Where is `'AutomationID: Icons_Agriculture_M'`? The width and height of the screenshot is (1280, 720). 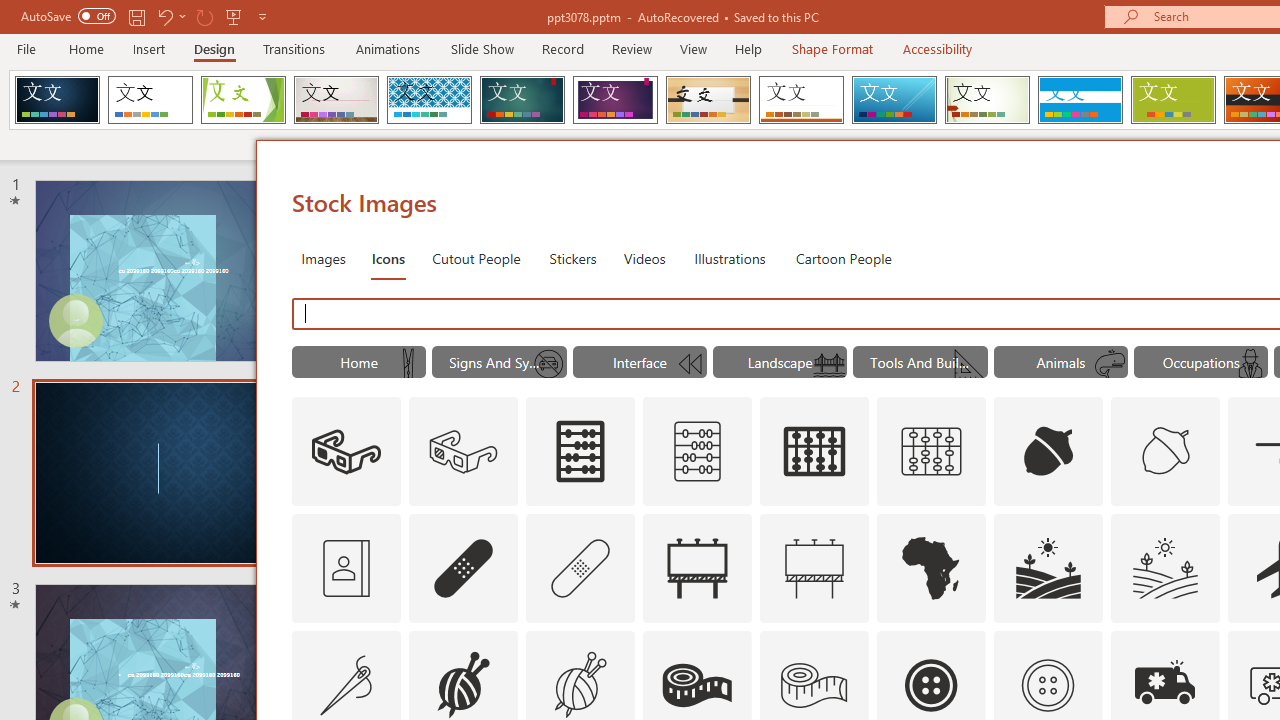
'AutomationID: Icons_Agriculture_M' is located at coordinates (1166, 568).